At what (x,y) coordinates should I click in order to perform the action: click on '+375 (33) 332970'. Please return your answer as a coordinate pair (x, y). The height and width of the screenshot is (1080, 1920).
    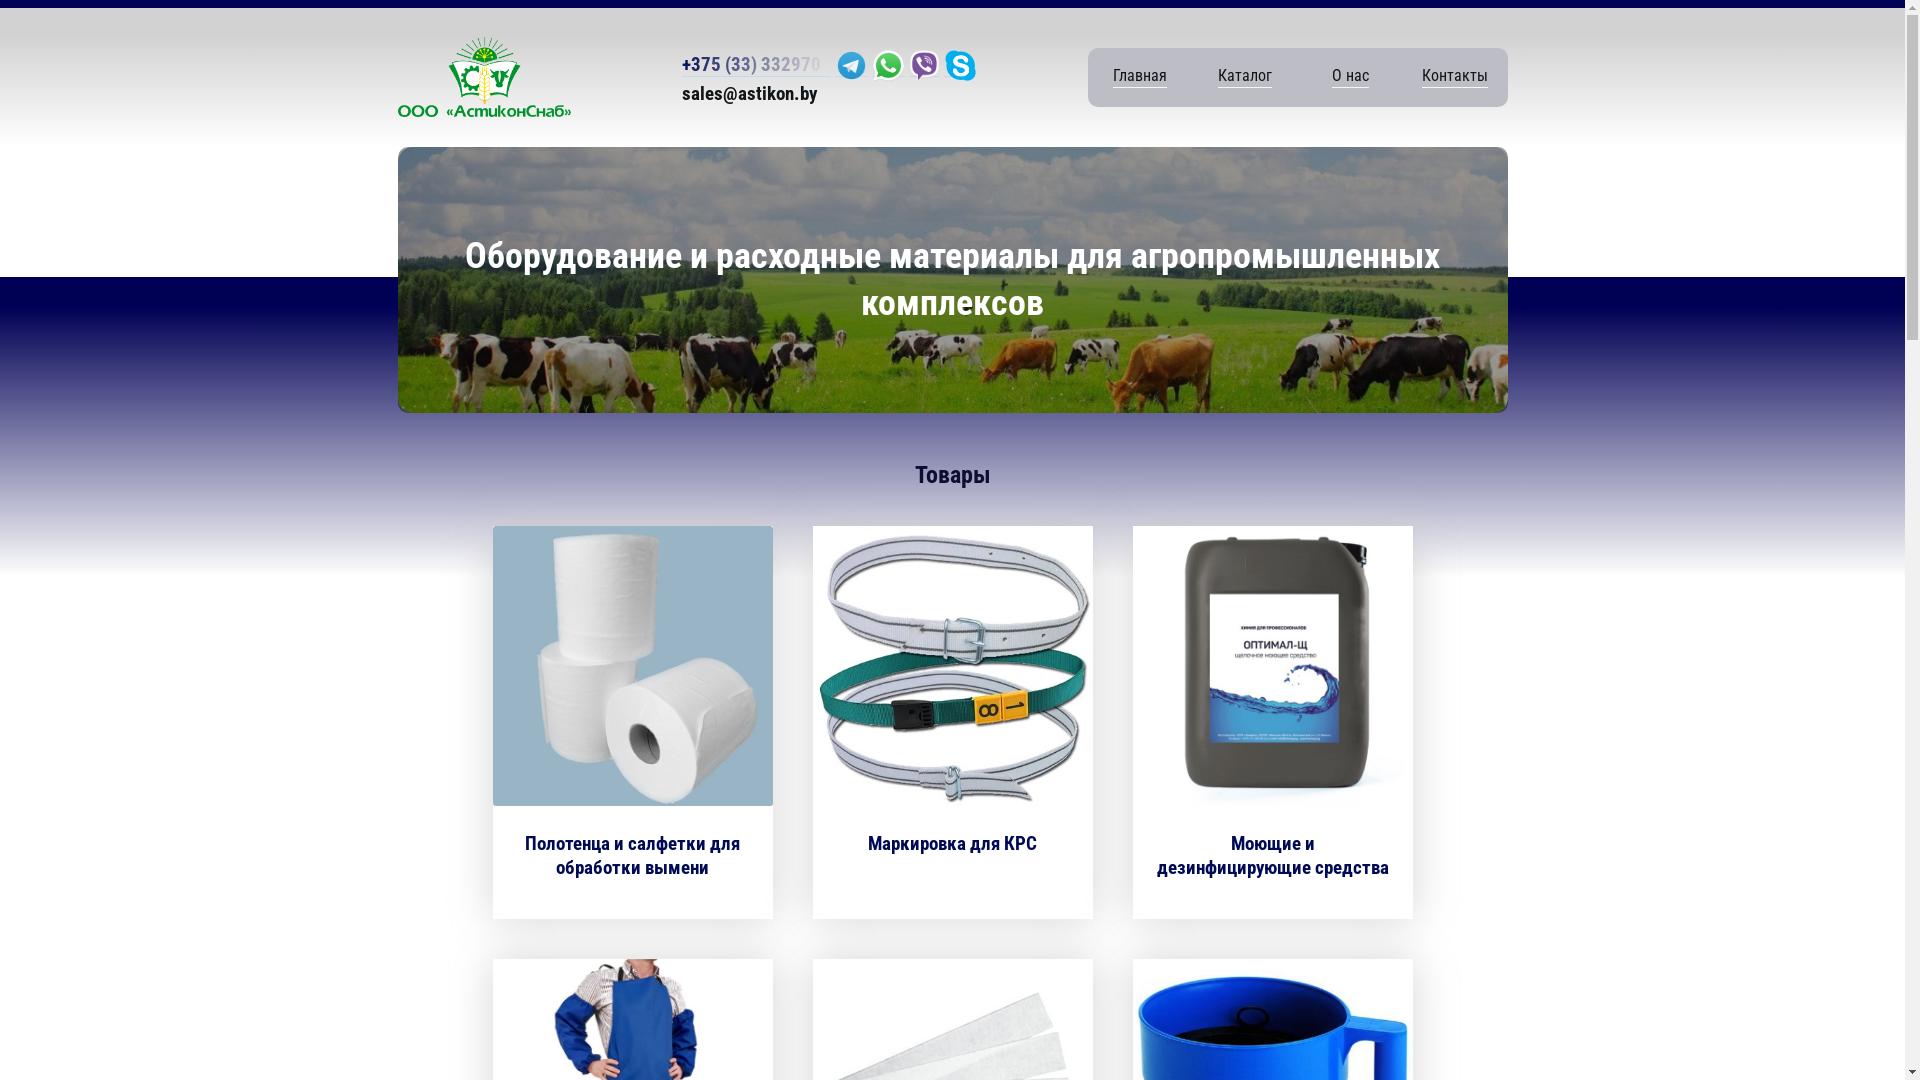
    Looking at the image, I should click on (755, 64).